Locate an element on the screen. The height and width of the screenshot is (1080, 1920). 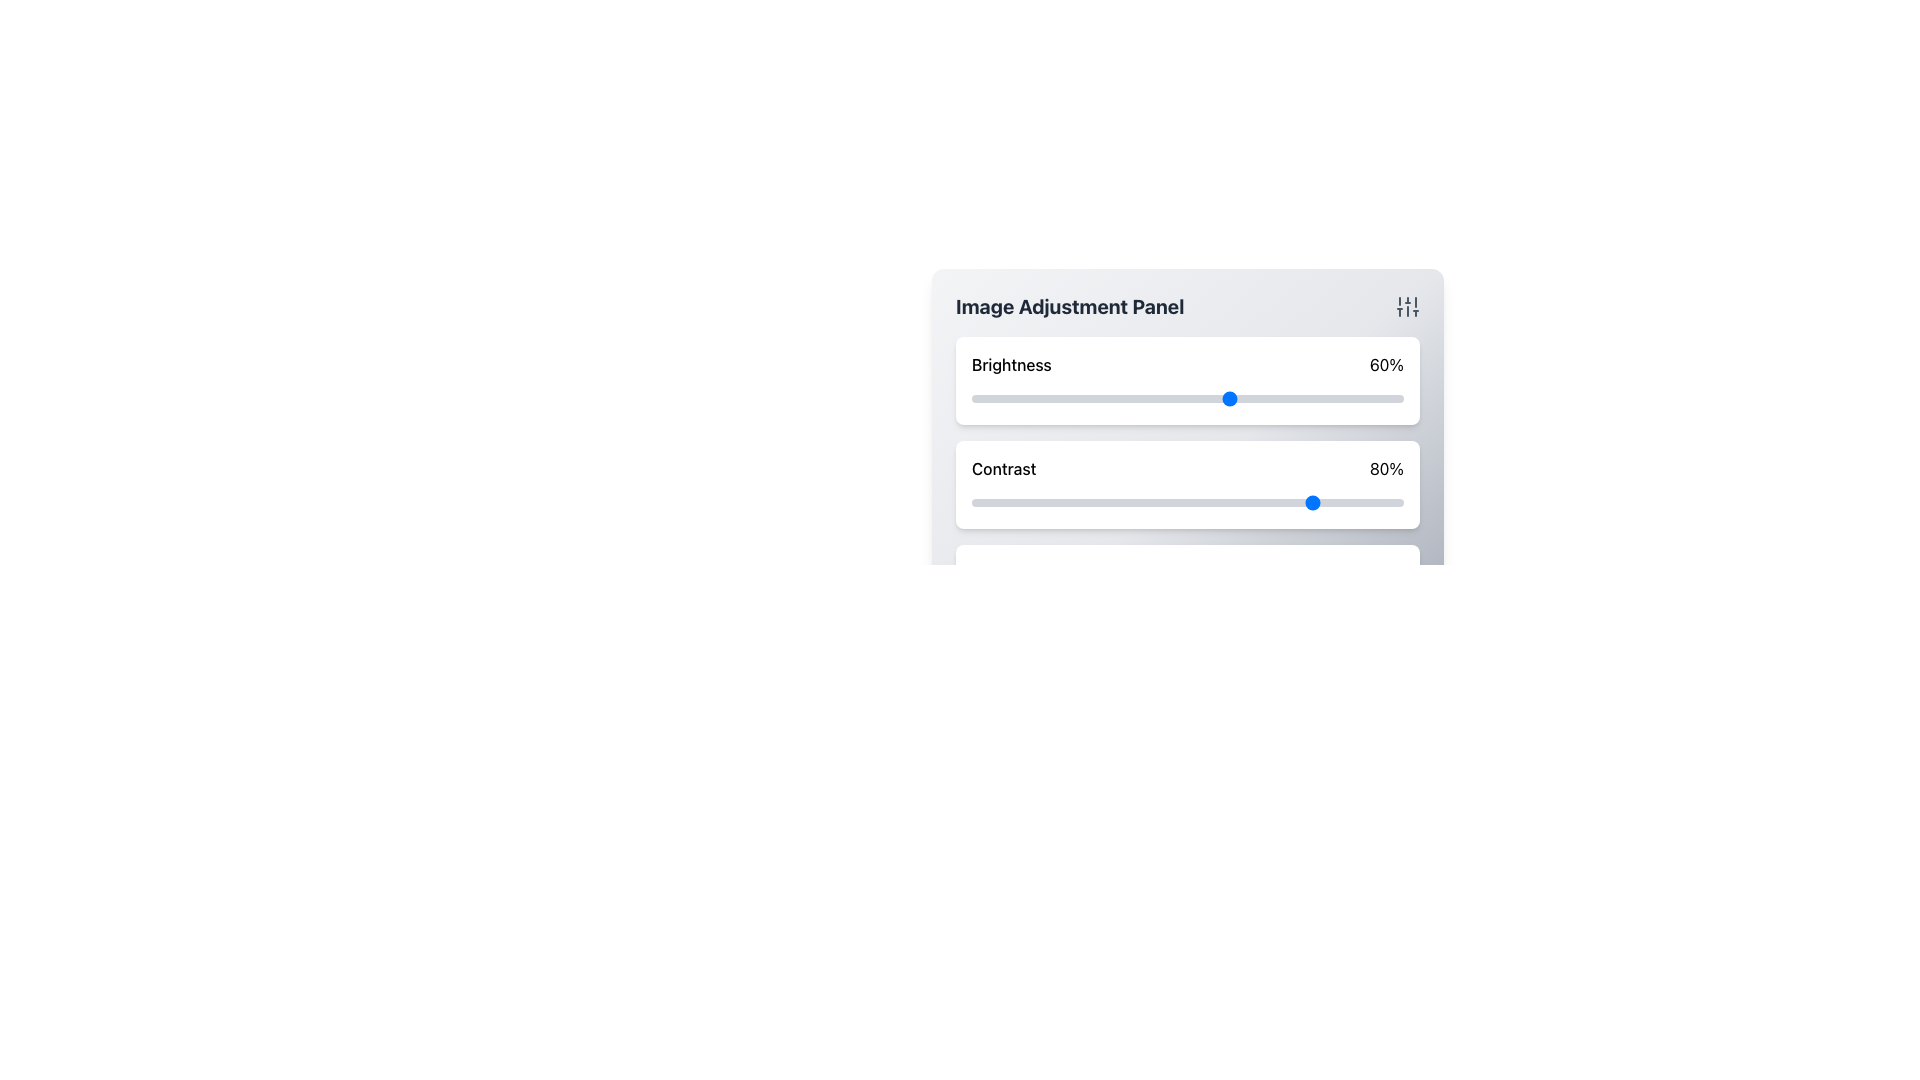
the brightness is located at coordinates (1140, 398).